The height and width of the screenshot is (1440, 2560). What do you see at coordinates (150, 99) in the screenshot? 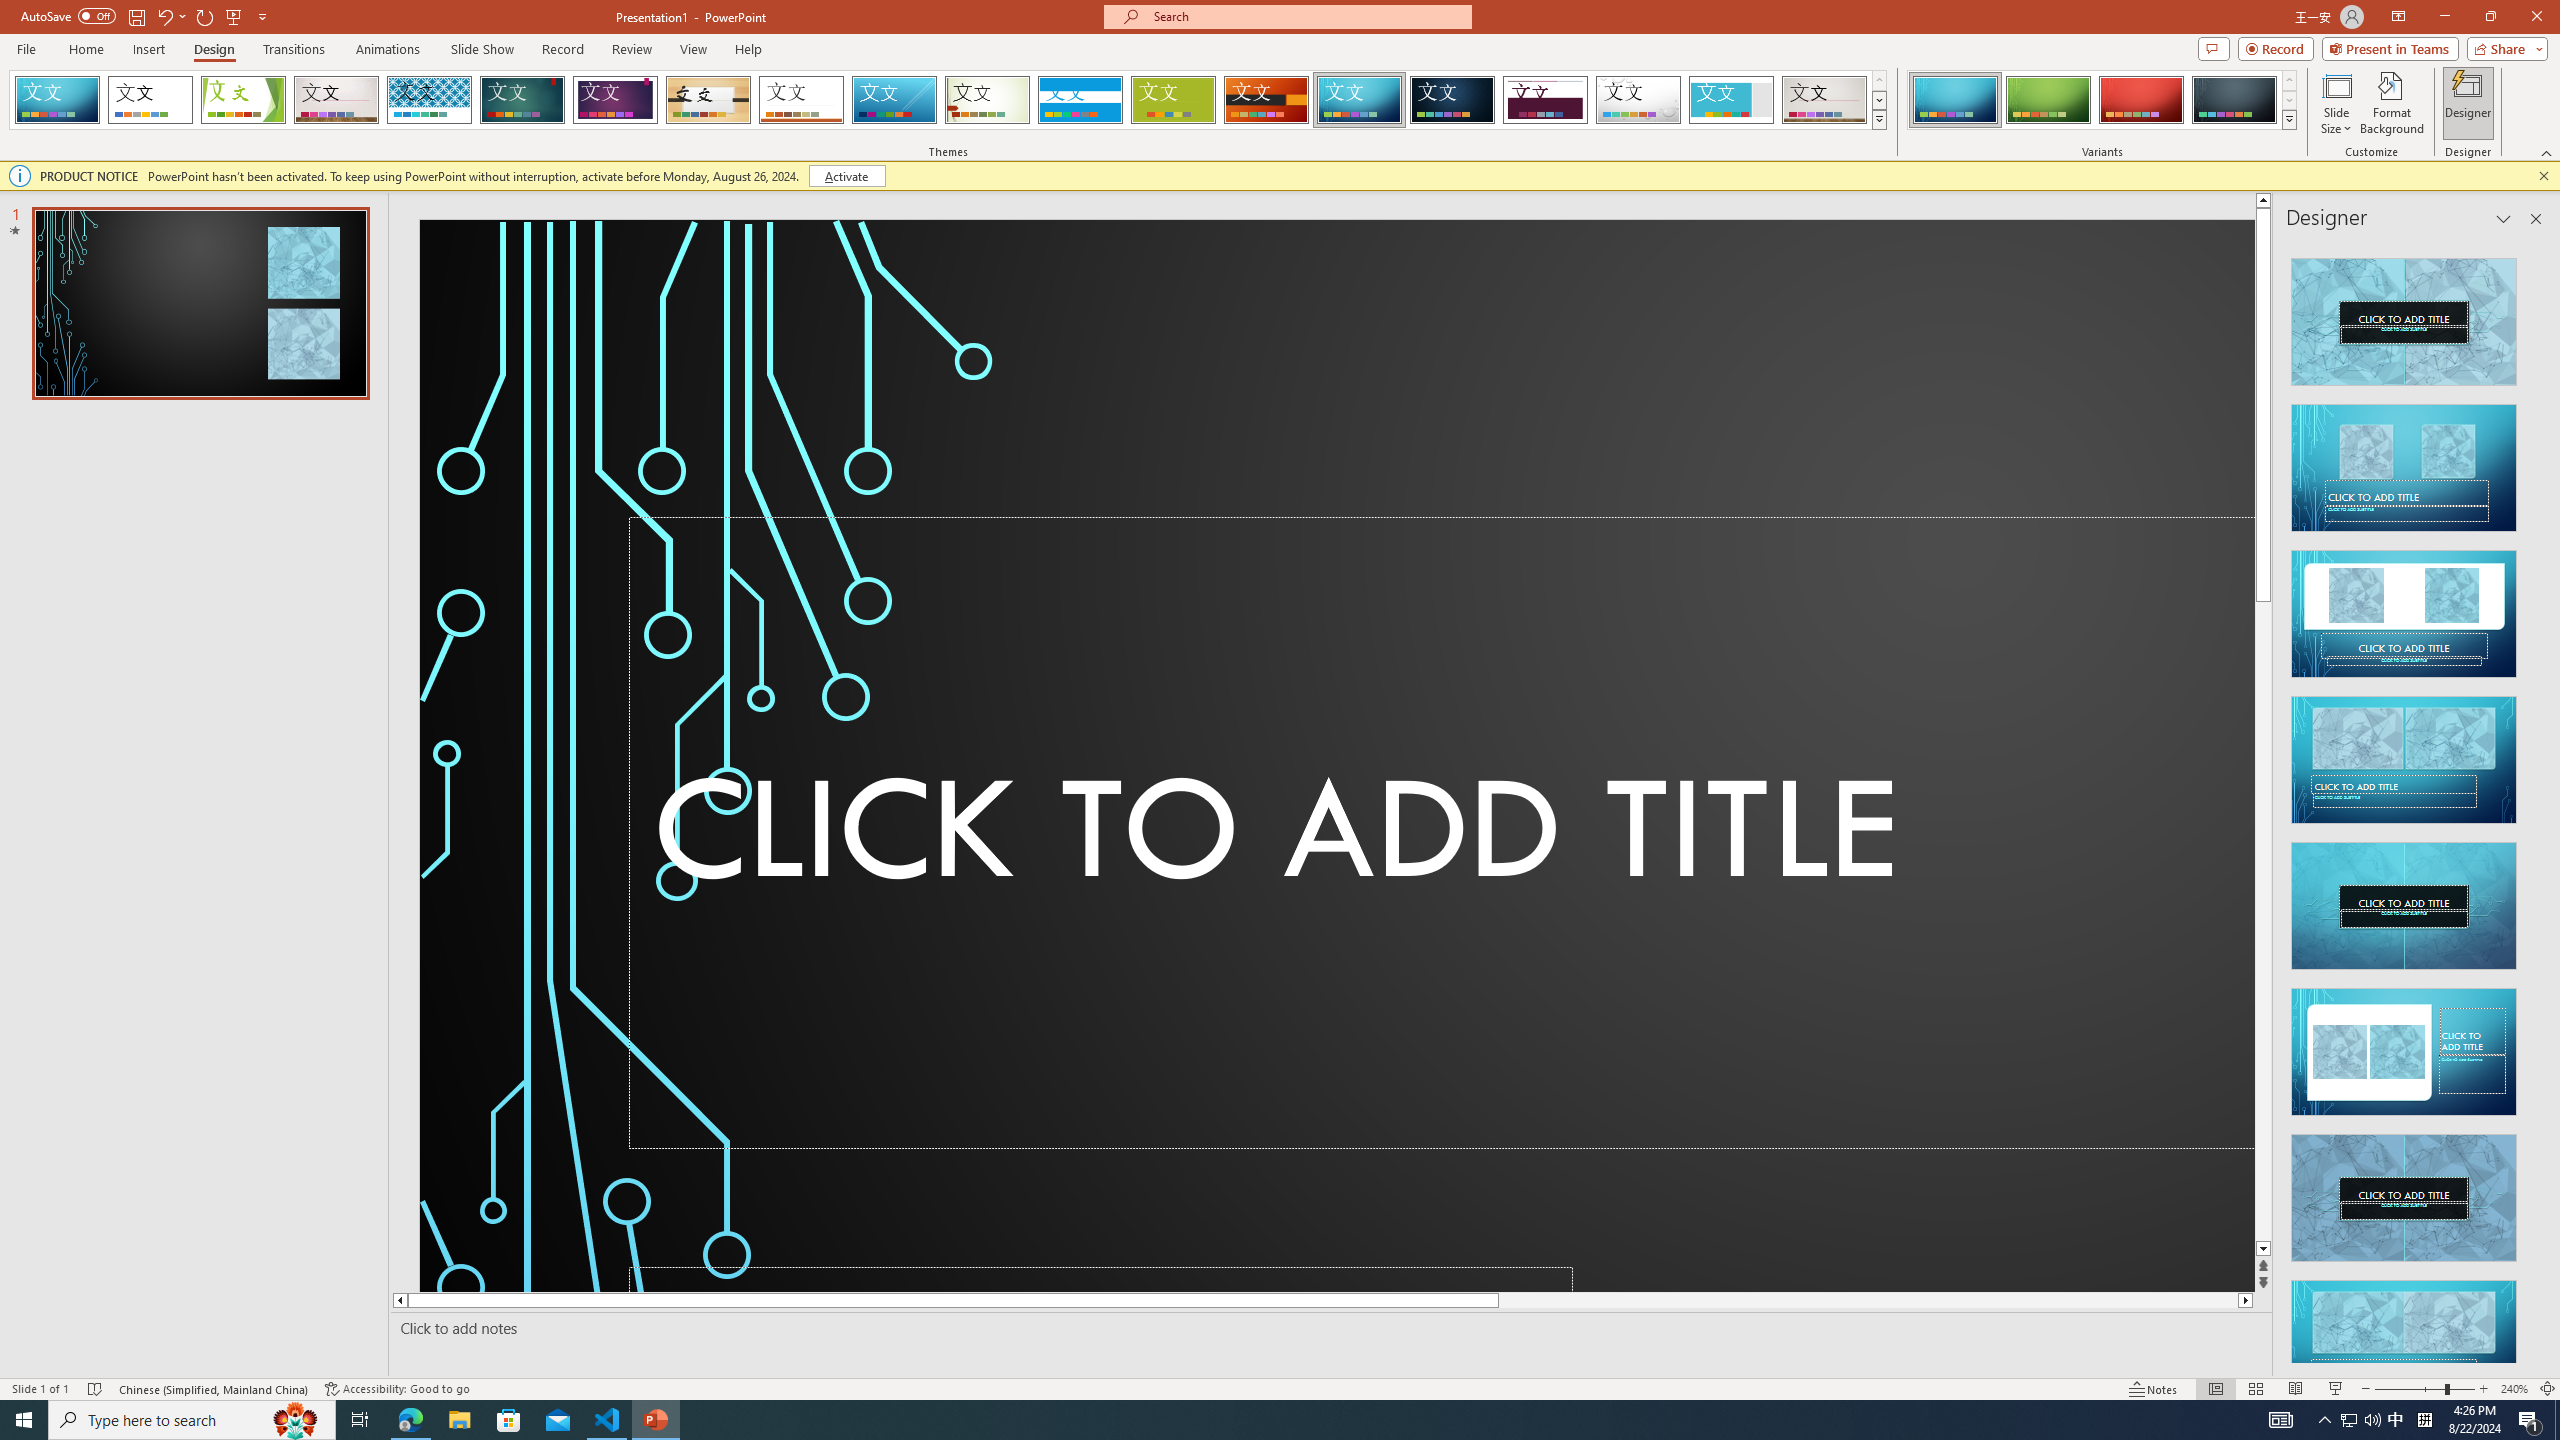
I see `'Office Theme'` at bounding box center [150, 99].